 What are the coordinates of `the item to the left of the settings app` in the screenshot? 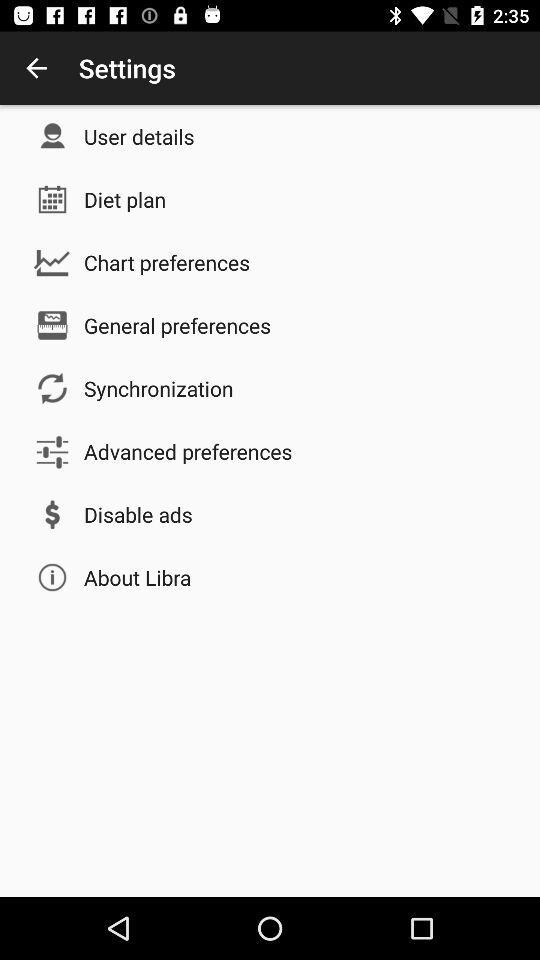 It's located at (36, 68).